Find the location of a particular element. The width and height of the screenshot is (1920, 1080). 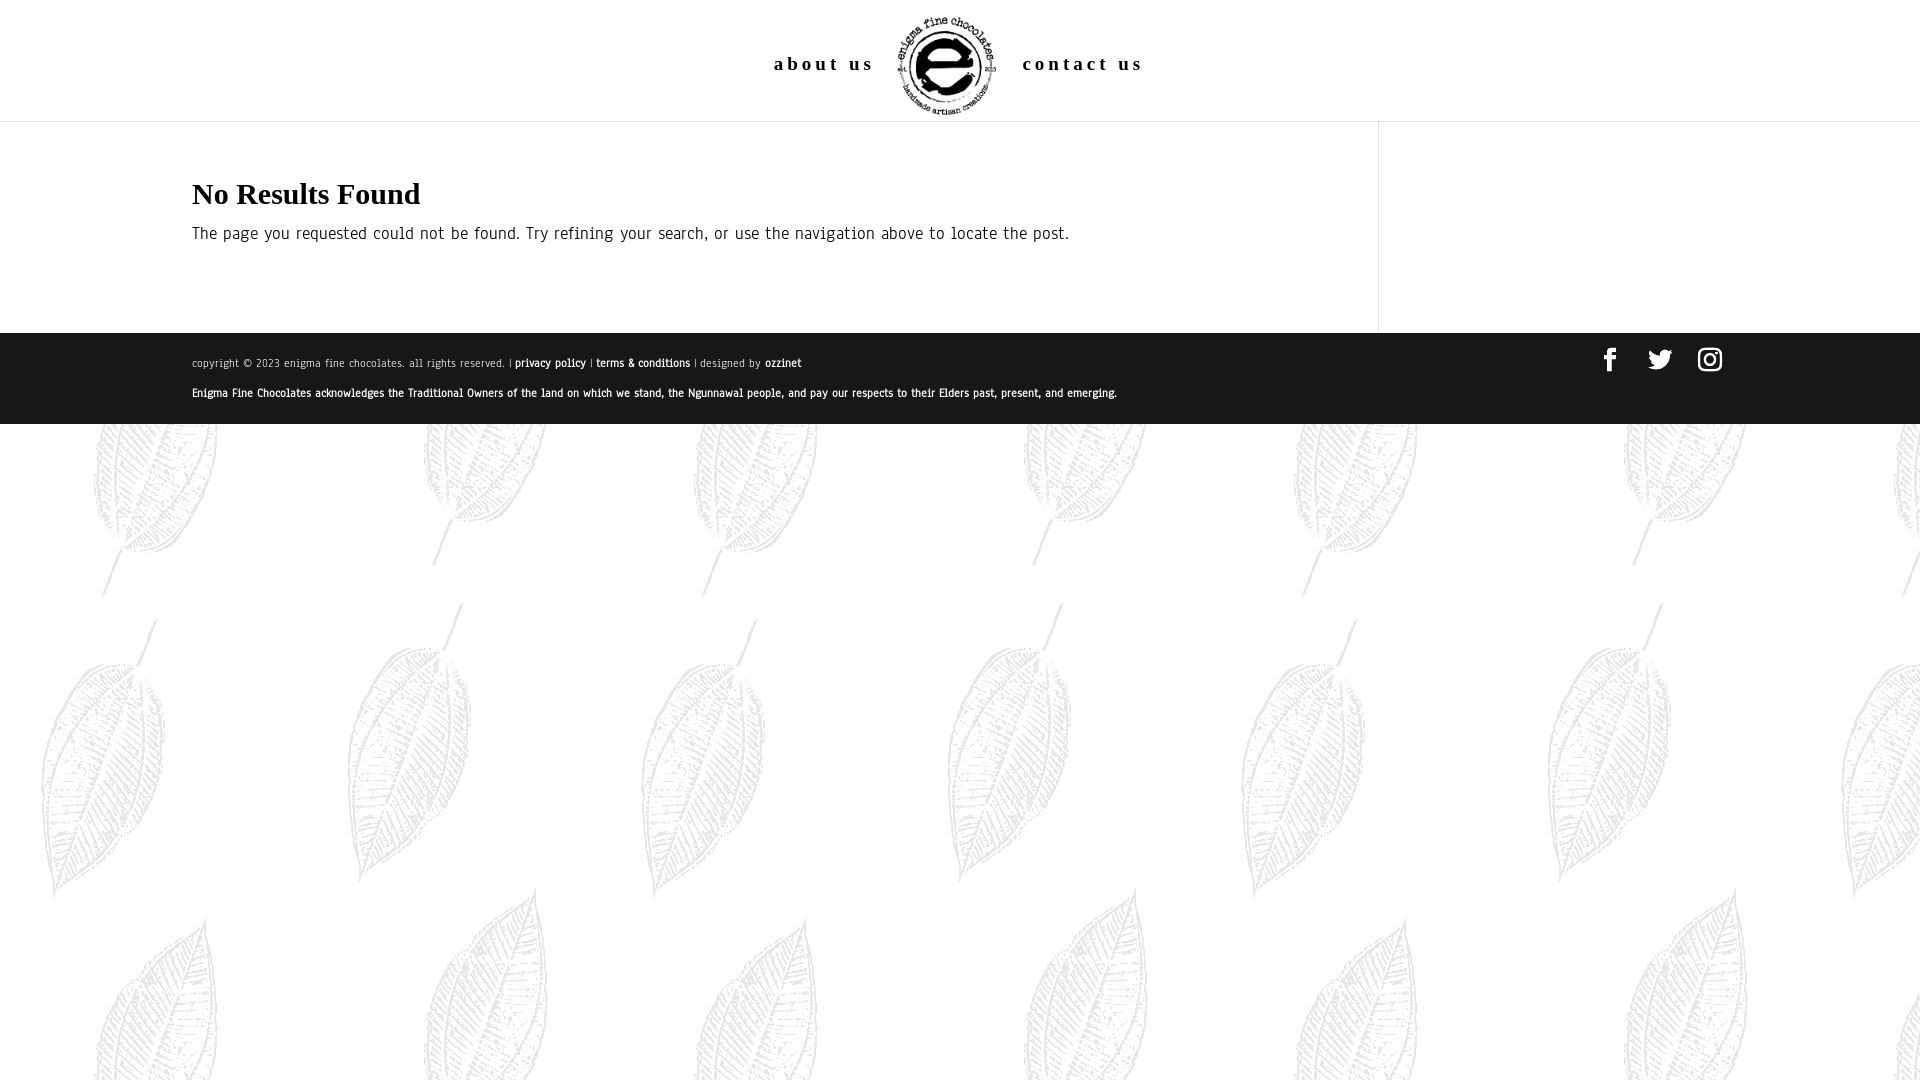

'about us' is located at coordinates (824, 87).